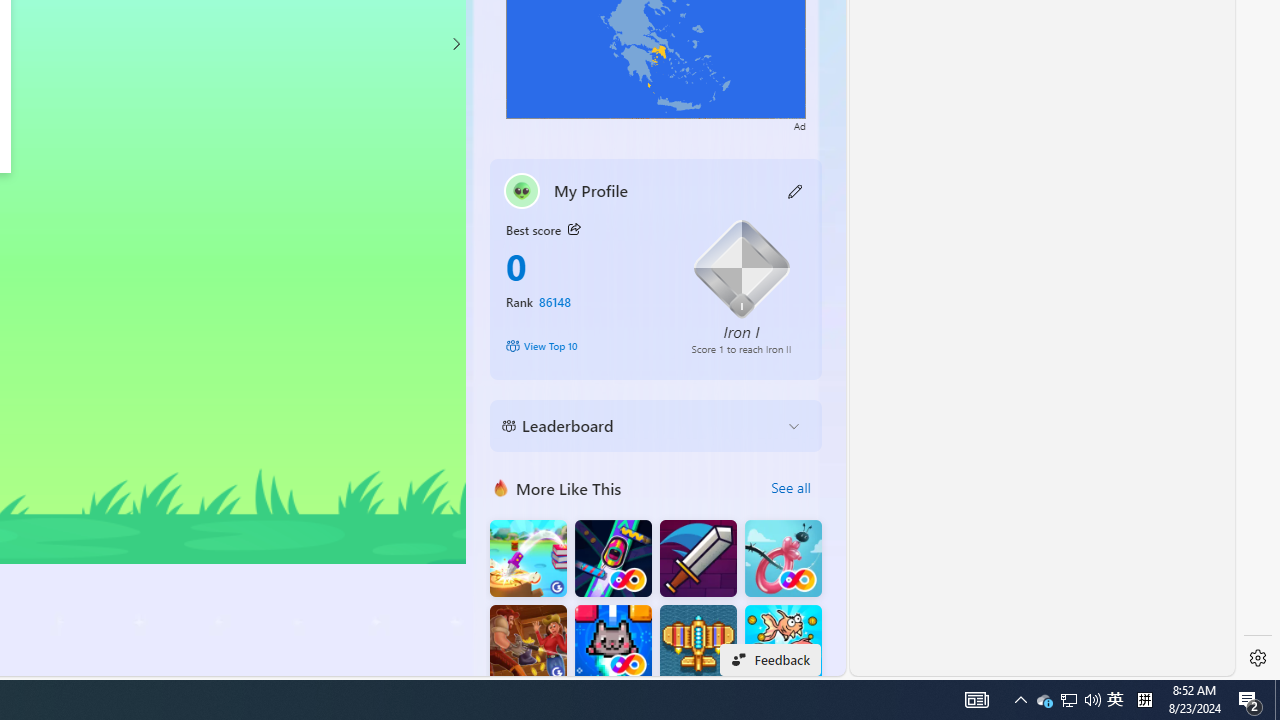 This screenshot has width=1280, height=720. I want to click on 'Balloon FRVR', so click(782, 558).